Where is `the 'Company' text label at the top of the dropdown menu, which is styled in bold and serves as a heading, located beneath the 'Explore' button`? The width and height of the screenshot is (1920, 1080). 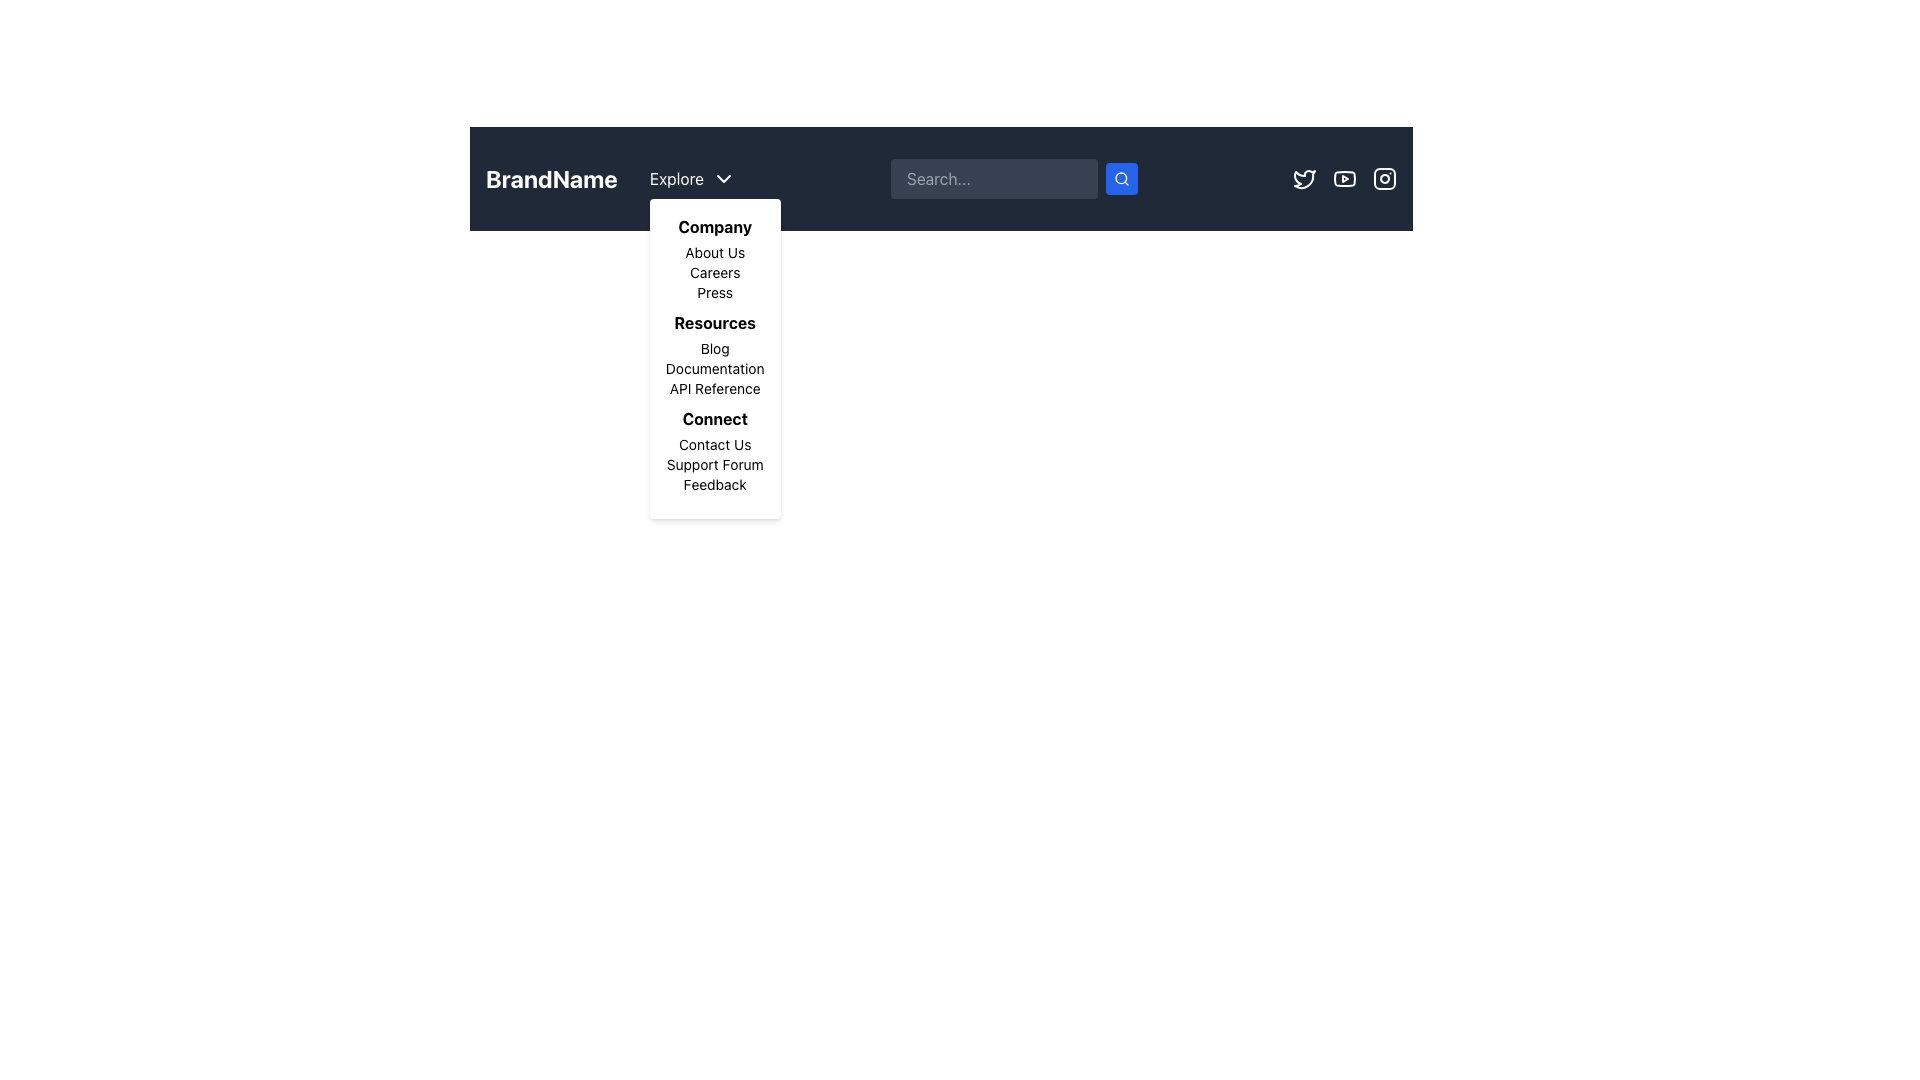
the 'Company' text label at the top of the dropdown menu, which is styled in bold and serves as a heading, located beneath the 'Explore' button is located at coordinates (715, 226).